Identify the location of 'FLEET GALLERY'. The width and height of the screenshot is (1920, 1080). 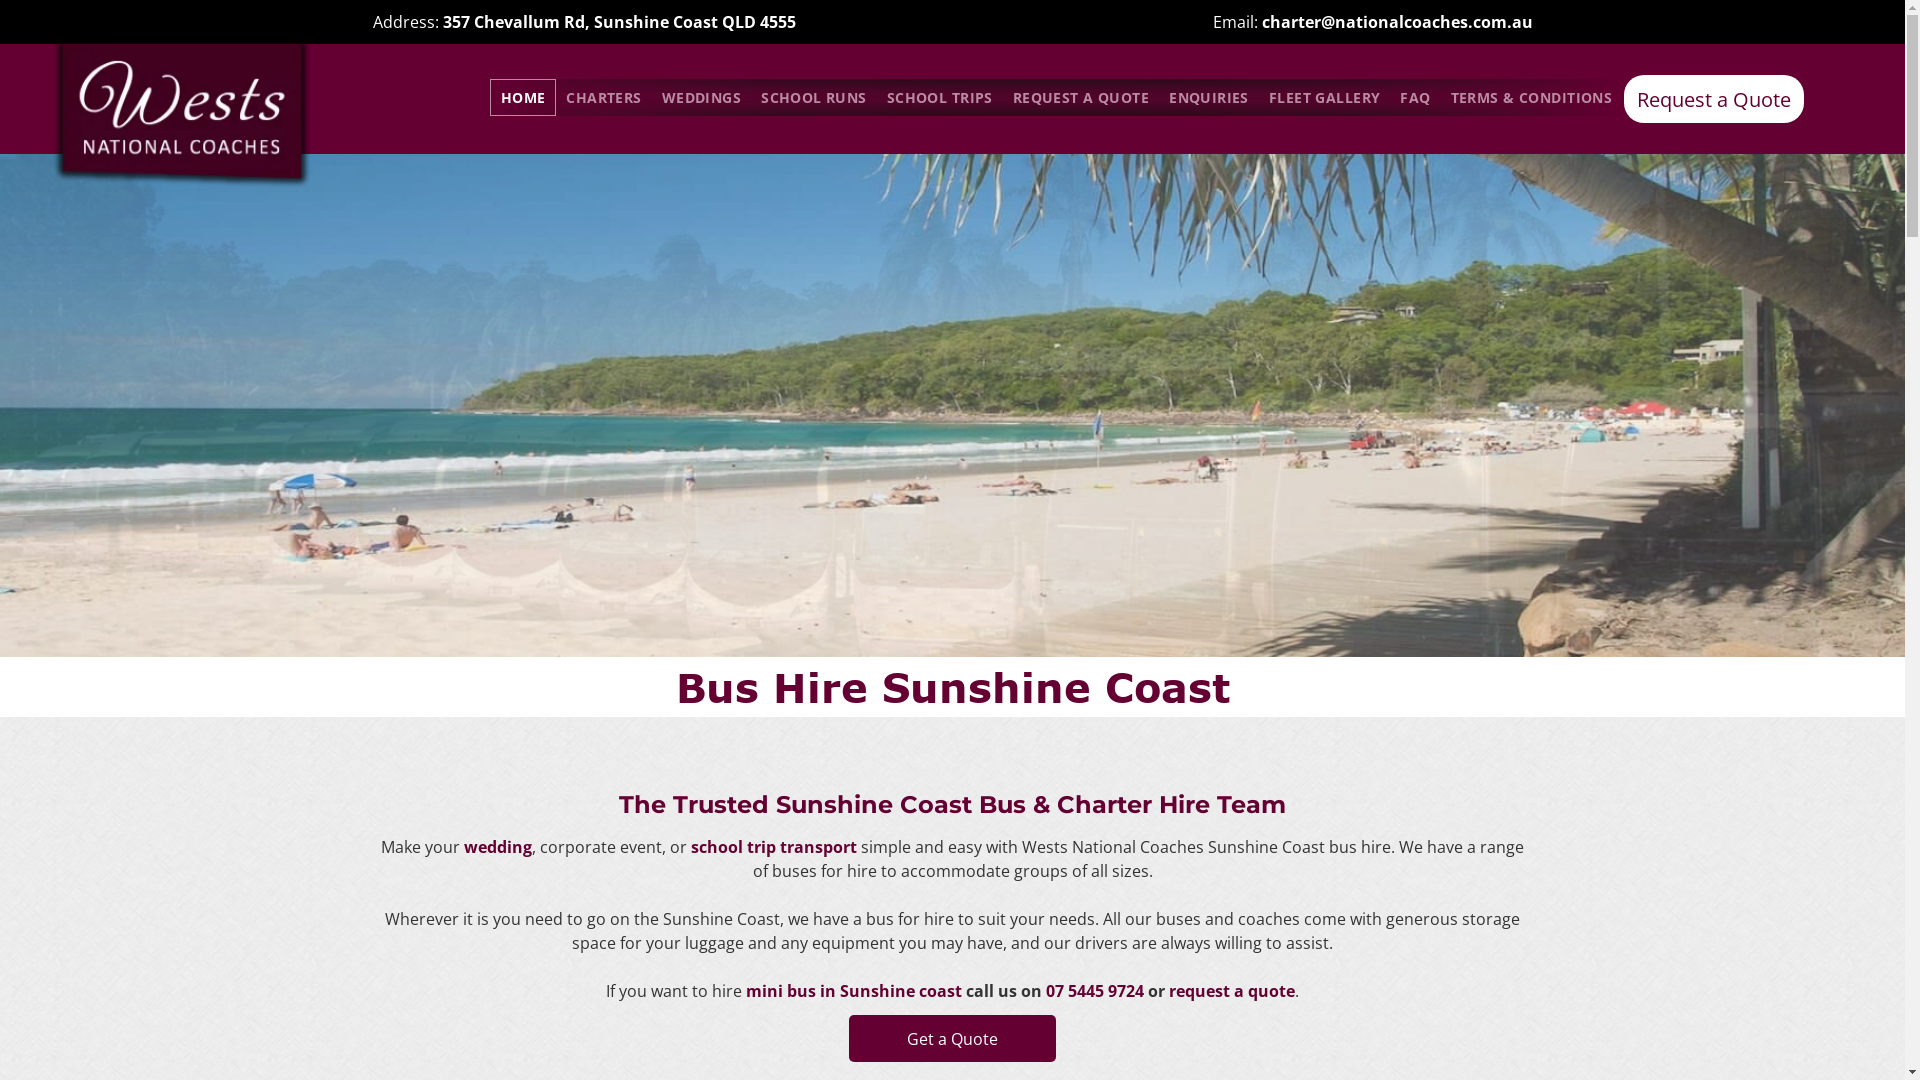
(1324, 97).